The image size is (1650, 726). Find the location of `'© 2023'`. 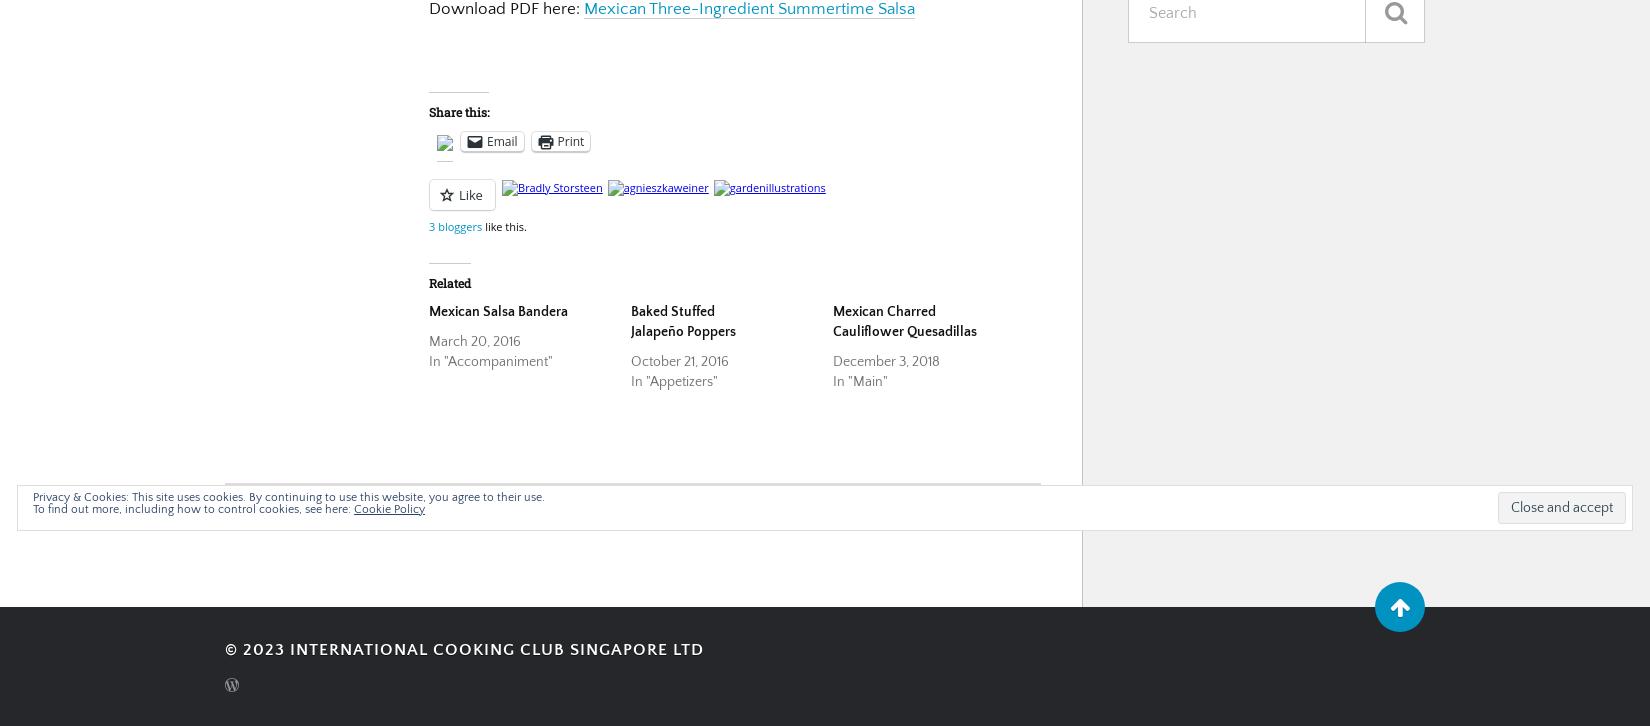

'© 2023' is located at coordinates (257, 647).